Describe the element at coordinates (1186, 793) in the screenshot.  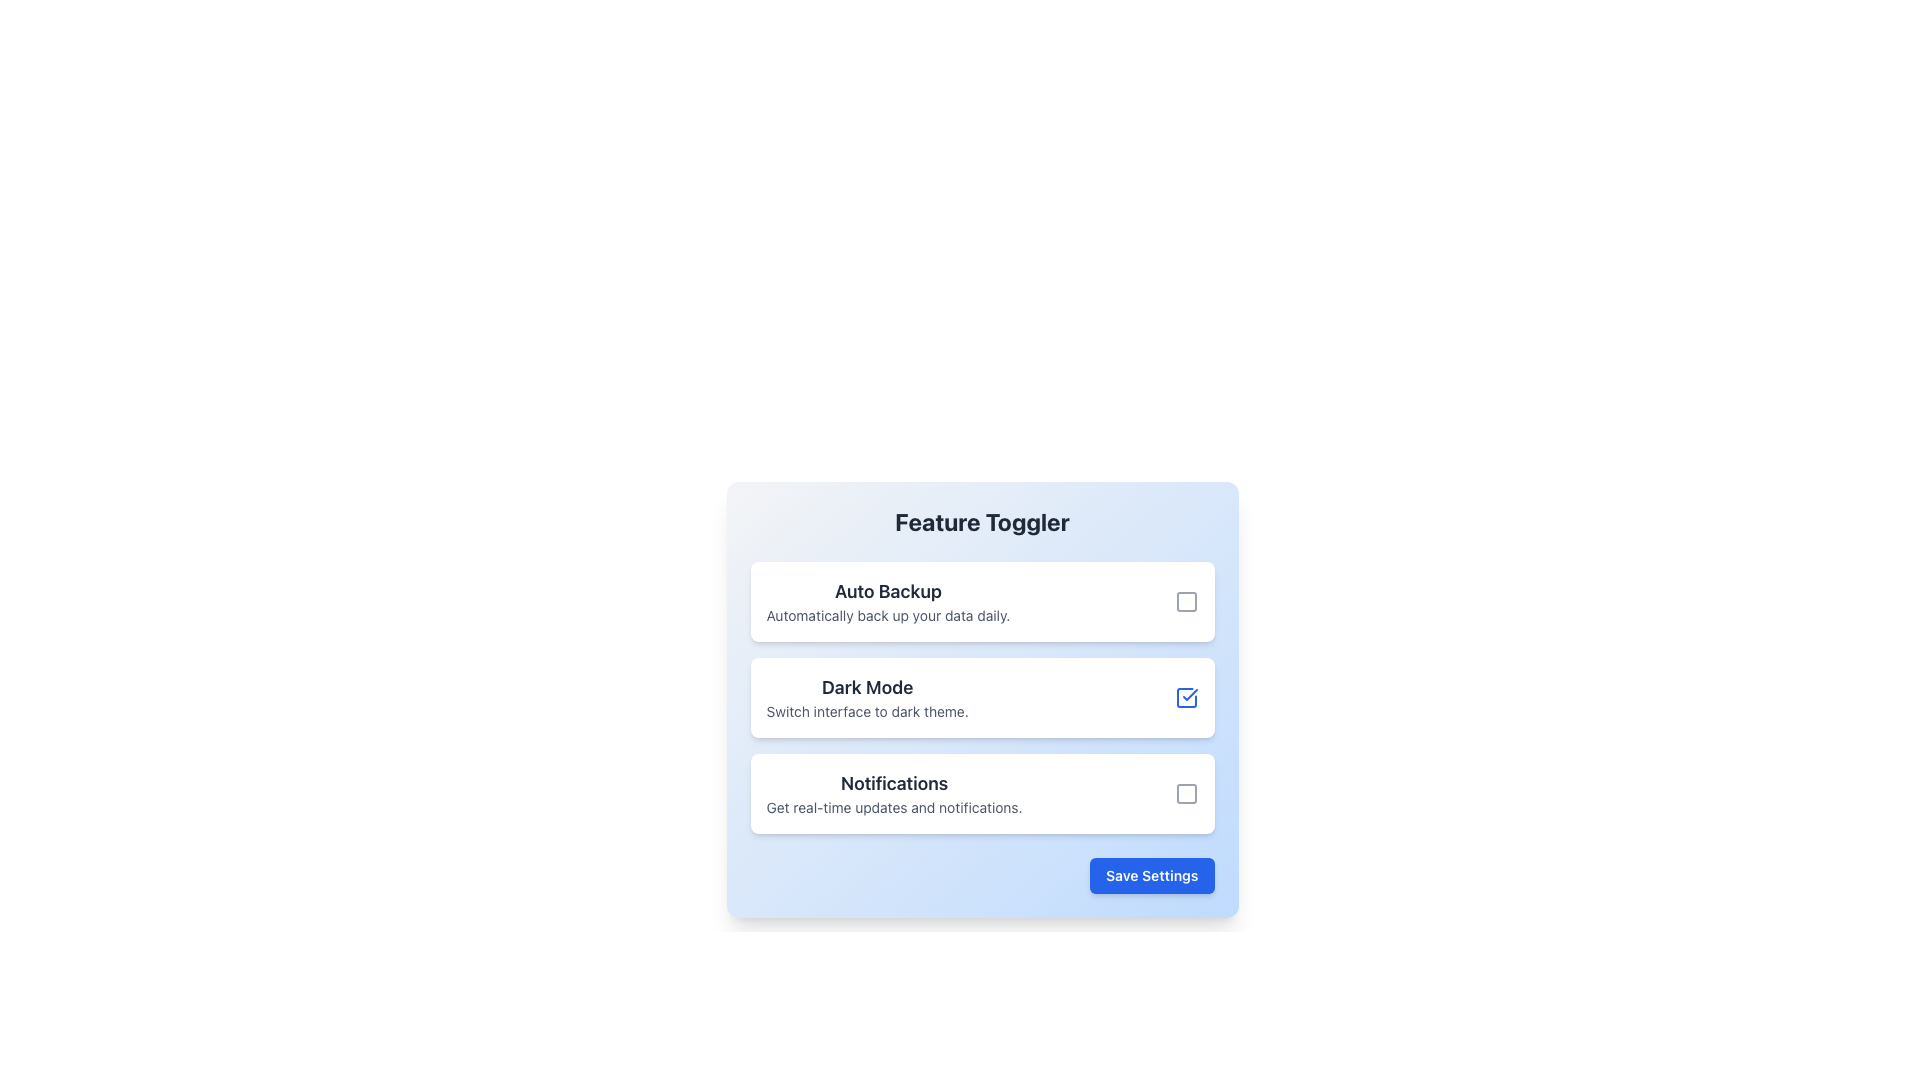
I see `the Notifications toggle icon` at that location.